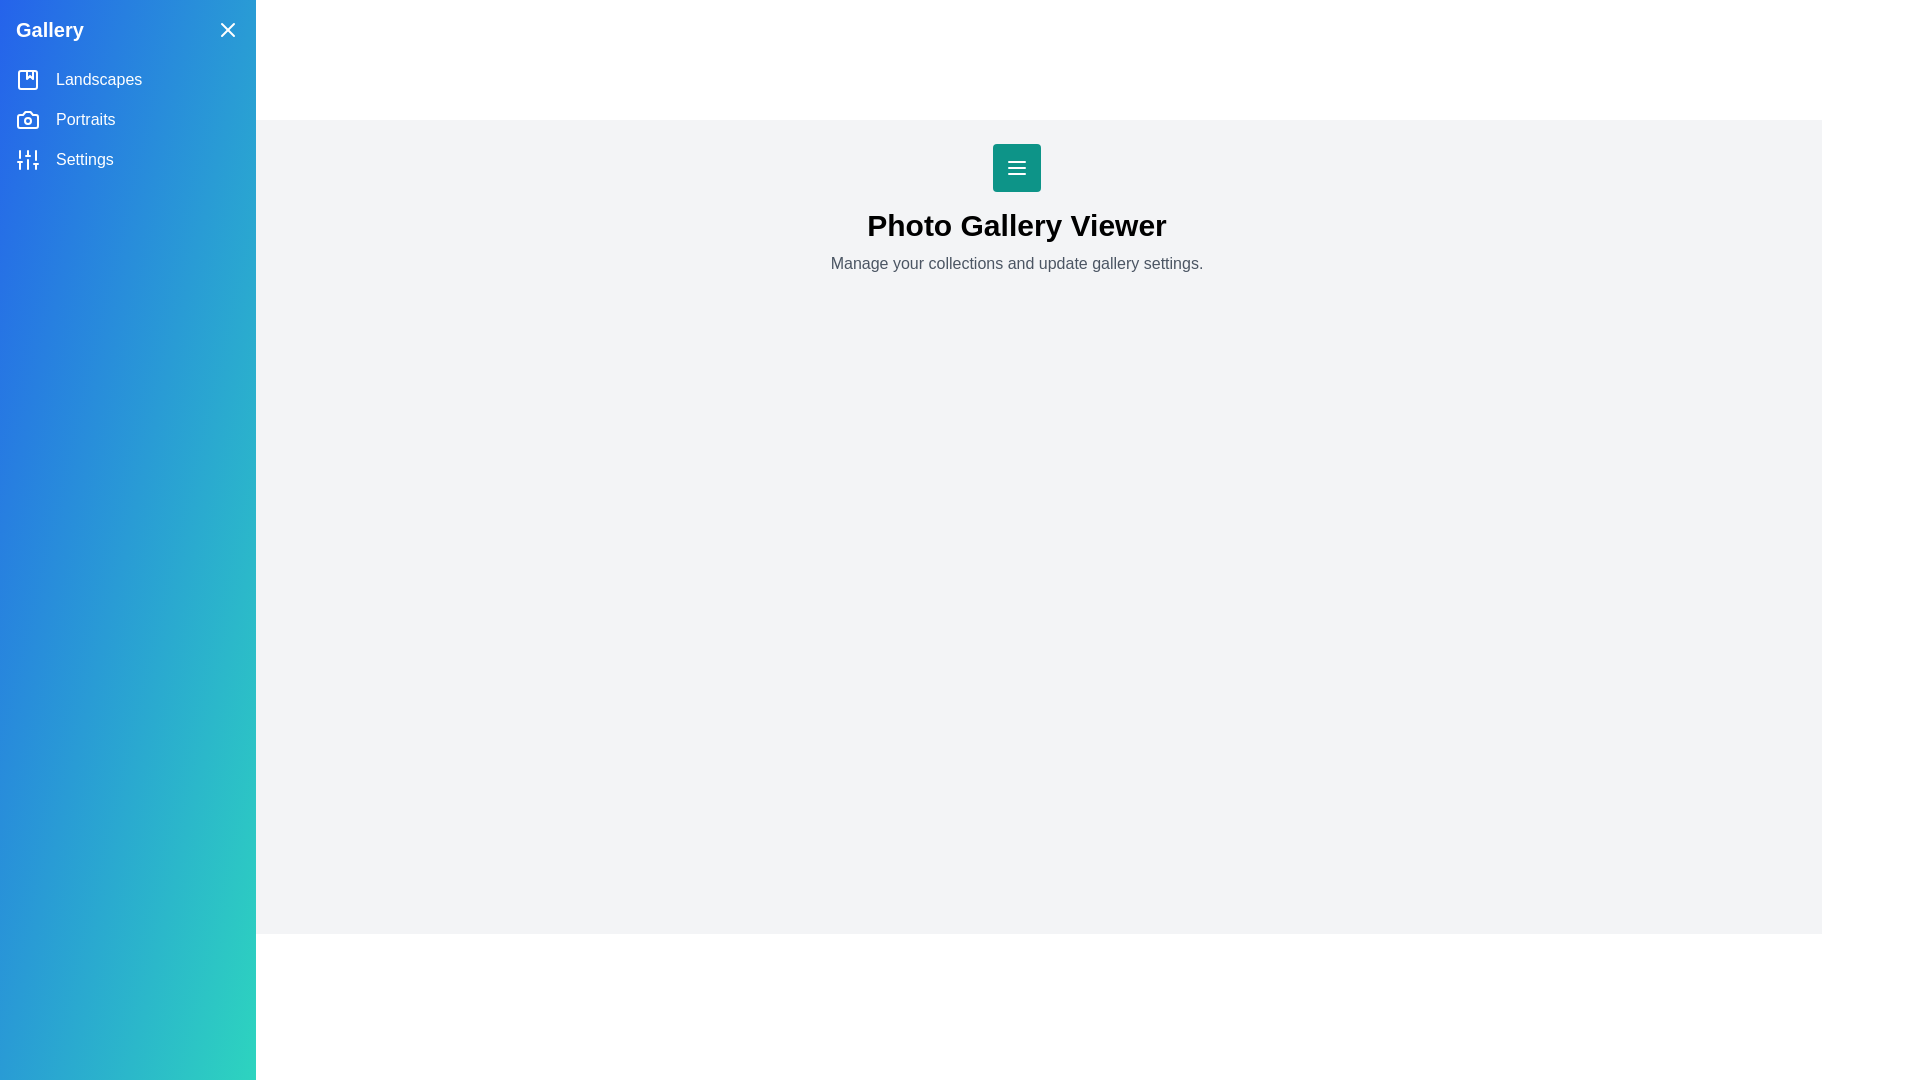 The height and width of the screenshot is (1080, 1920). What do you see at coordinates (127, 119) in the screenshot?
I see `the category Portraits from the side drawer menu` at bounding box center [127, 119].